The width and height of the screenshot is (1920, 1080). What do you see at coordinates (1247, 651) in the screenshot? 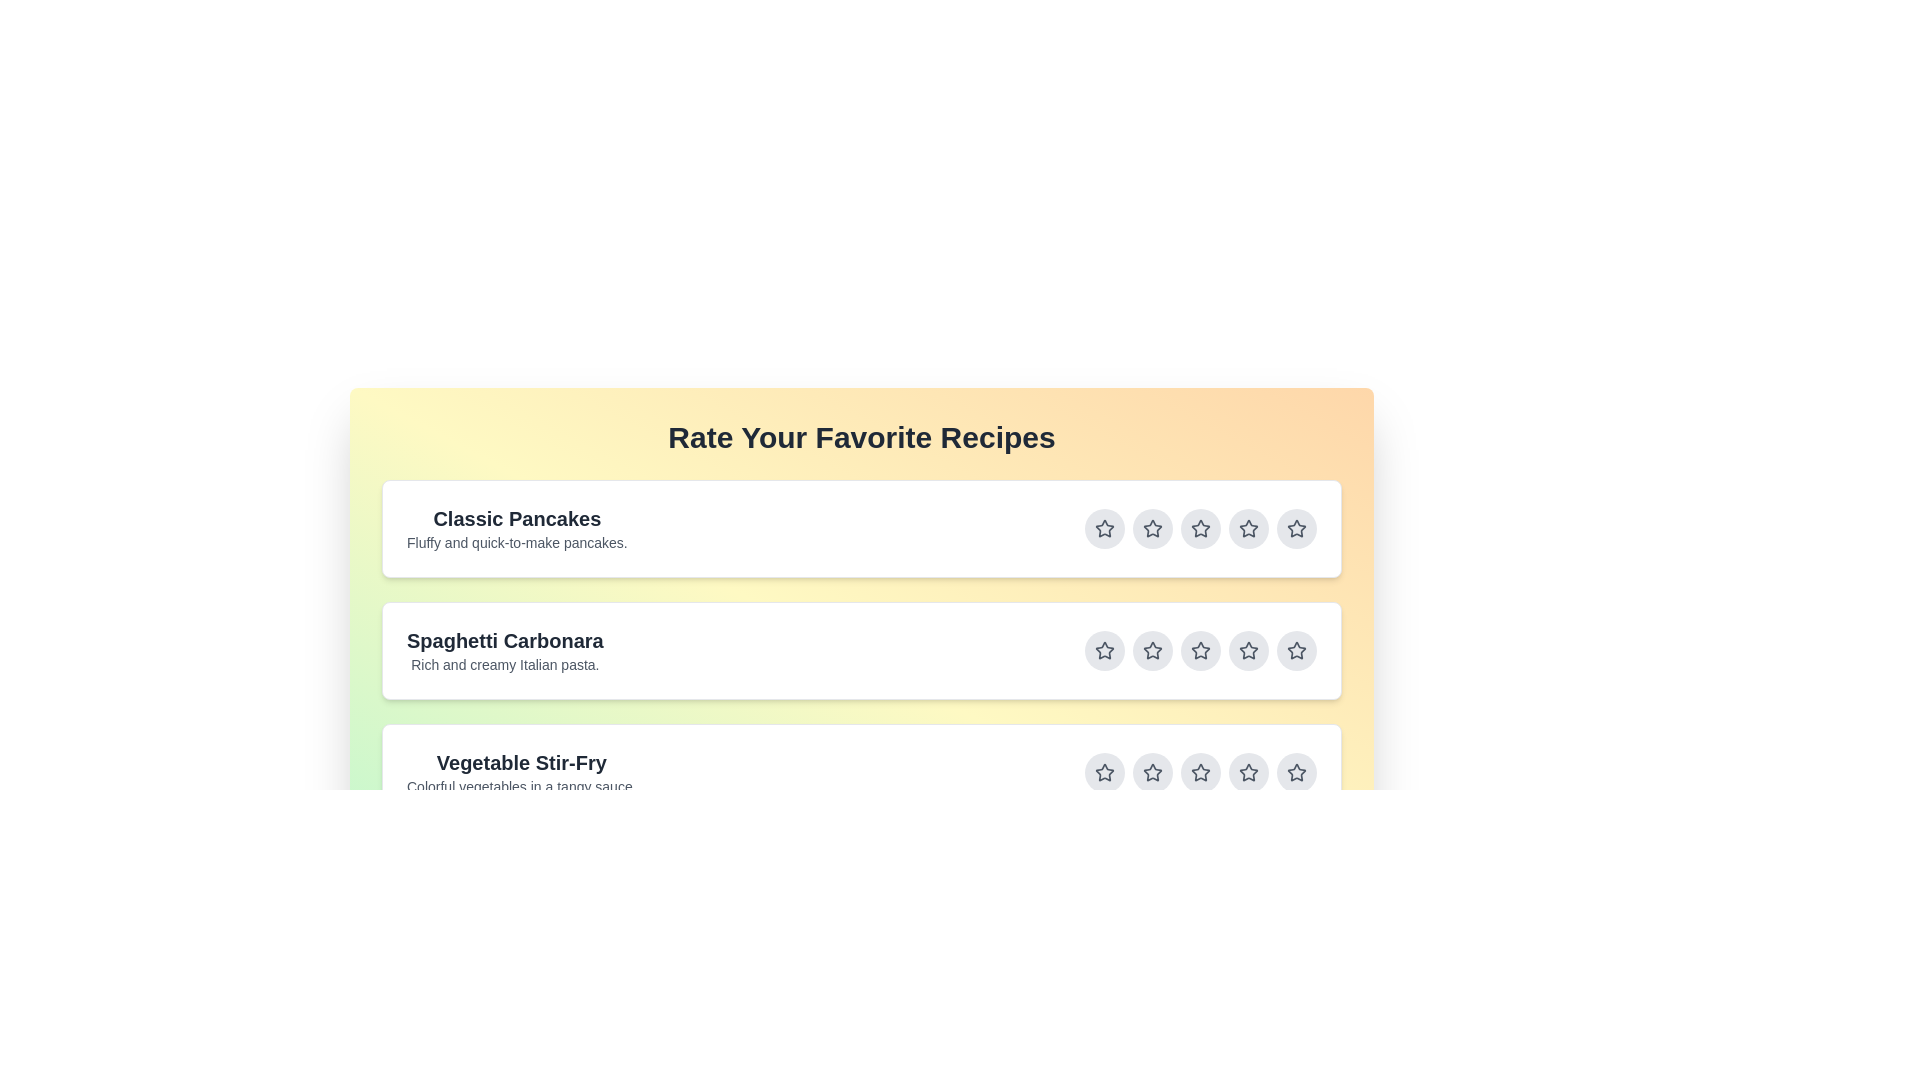
I see `the star button corresponding to 4 stars for the recipe titled Spaghetti Carbonara` at bounding box center [1247, 651].